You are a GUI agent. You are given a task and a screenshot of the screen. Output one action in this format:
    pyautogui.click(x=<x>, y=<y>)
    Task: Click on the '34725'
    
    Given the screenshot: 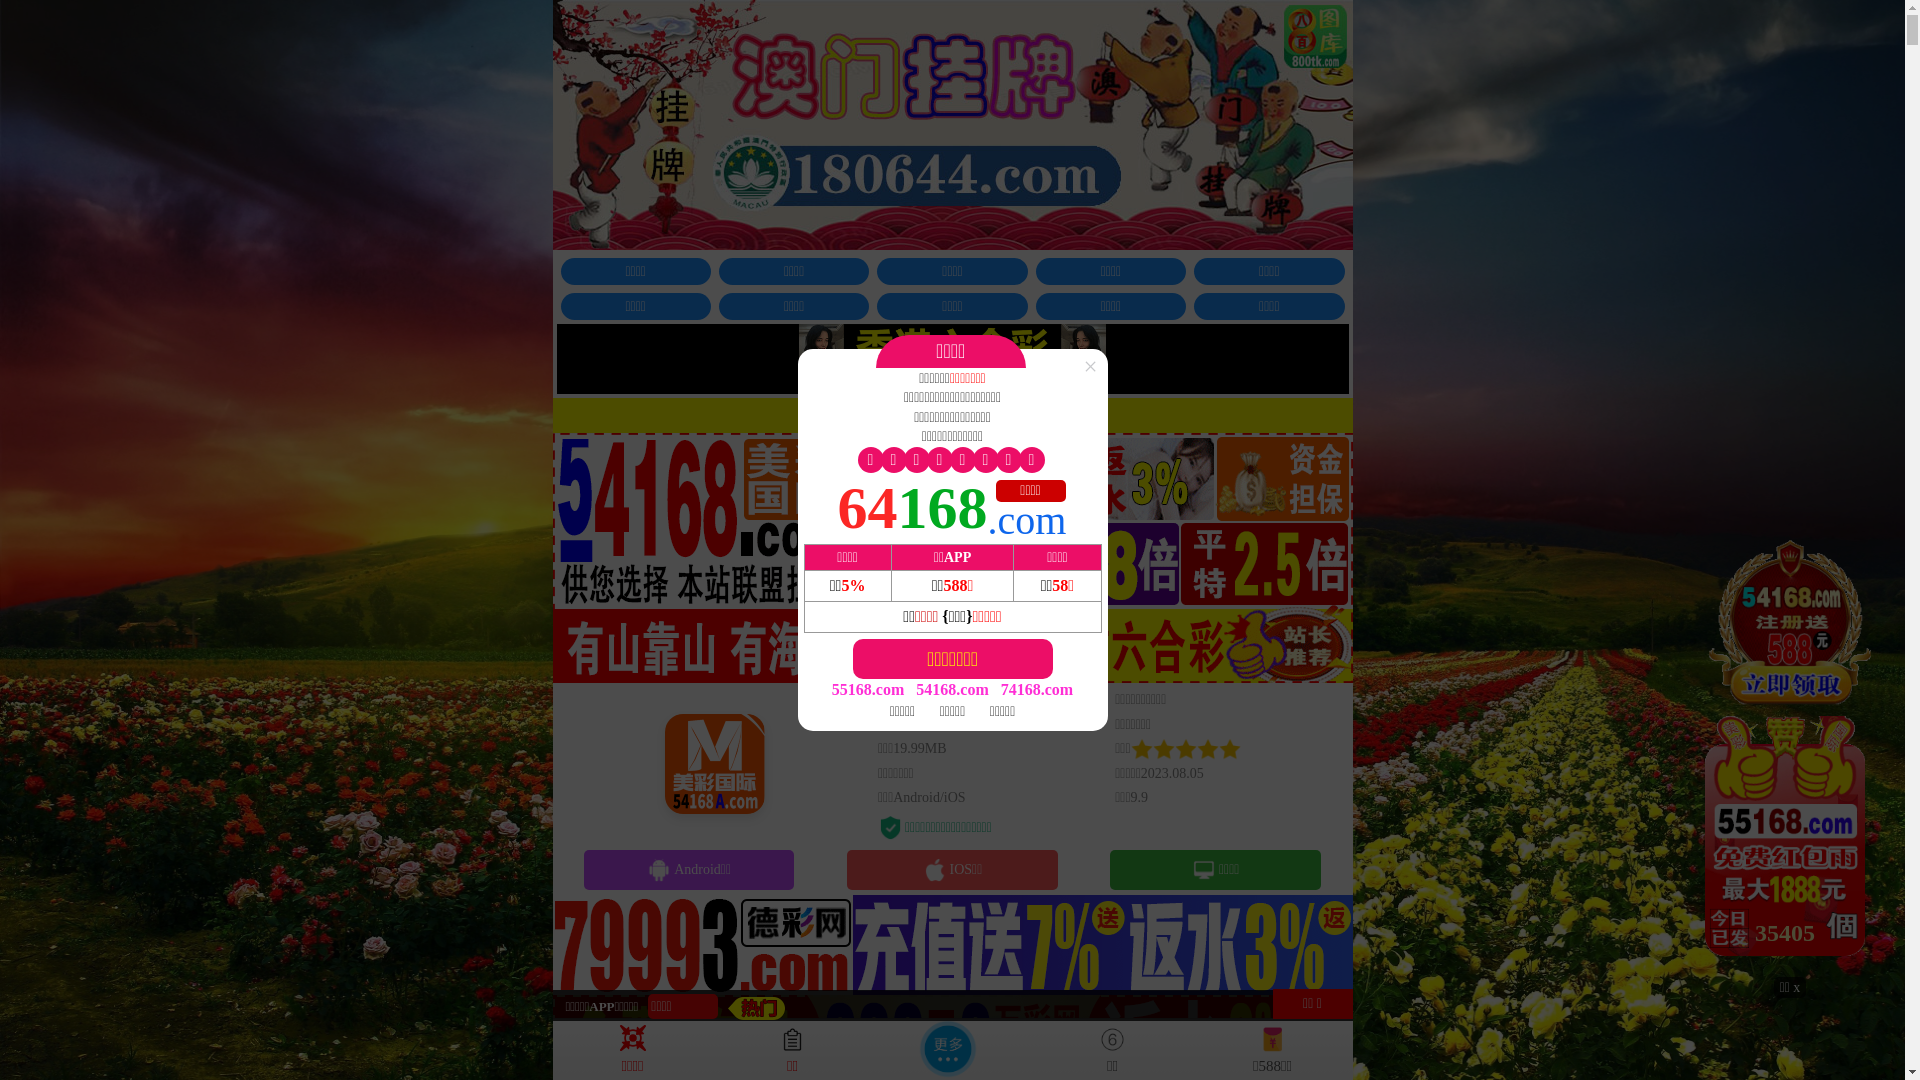 What is the action you would take?
    pyautogui.click(x=1790, y=755)
    